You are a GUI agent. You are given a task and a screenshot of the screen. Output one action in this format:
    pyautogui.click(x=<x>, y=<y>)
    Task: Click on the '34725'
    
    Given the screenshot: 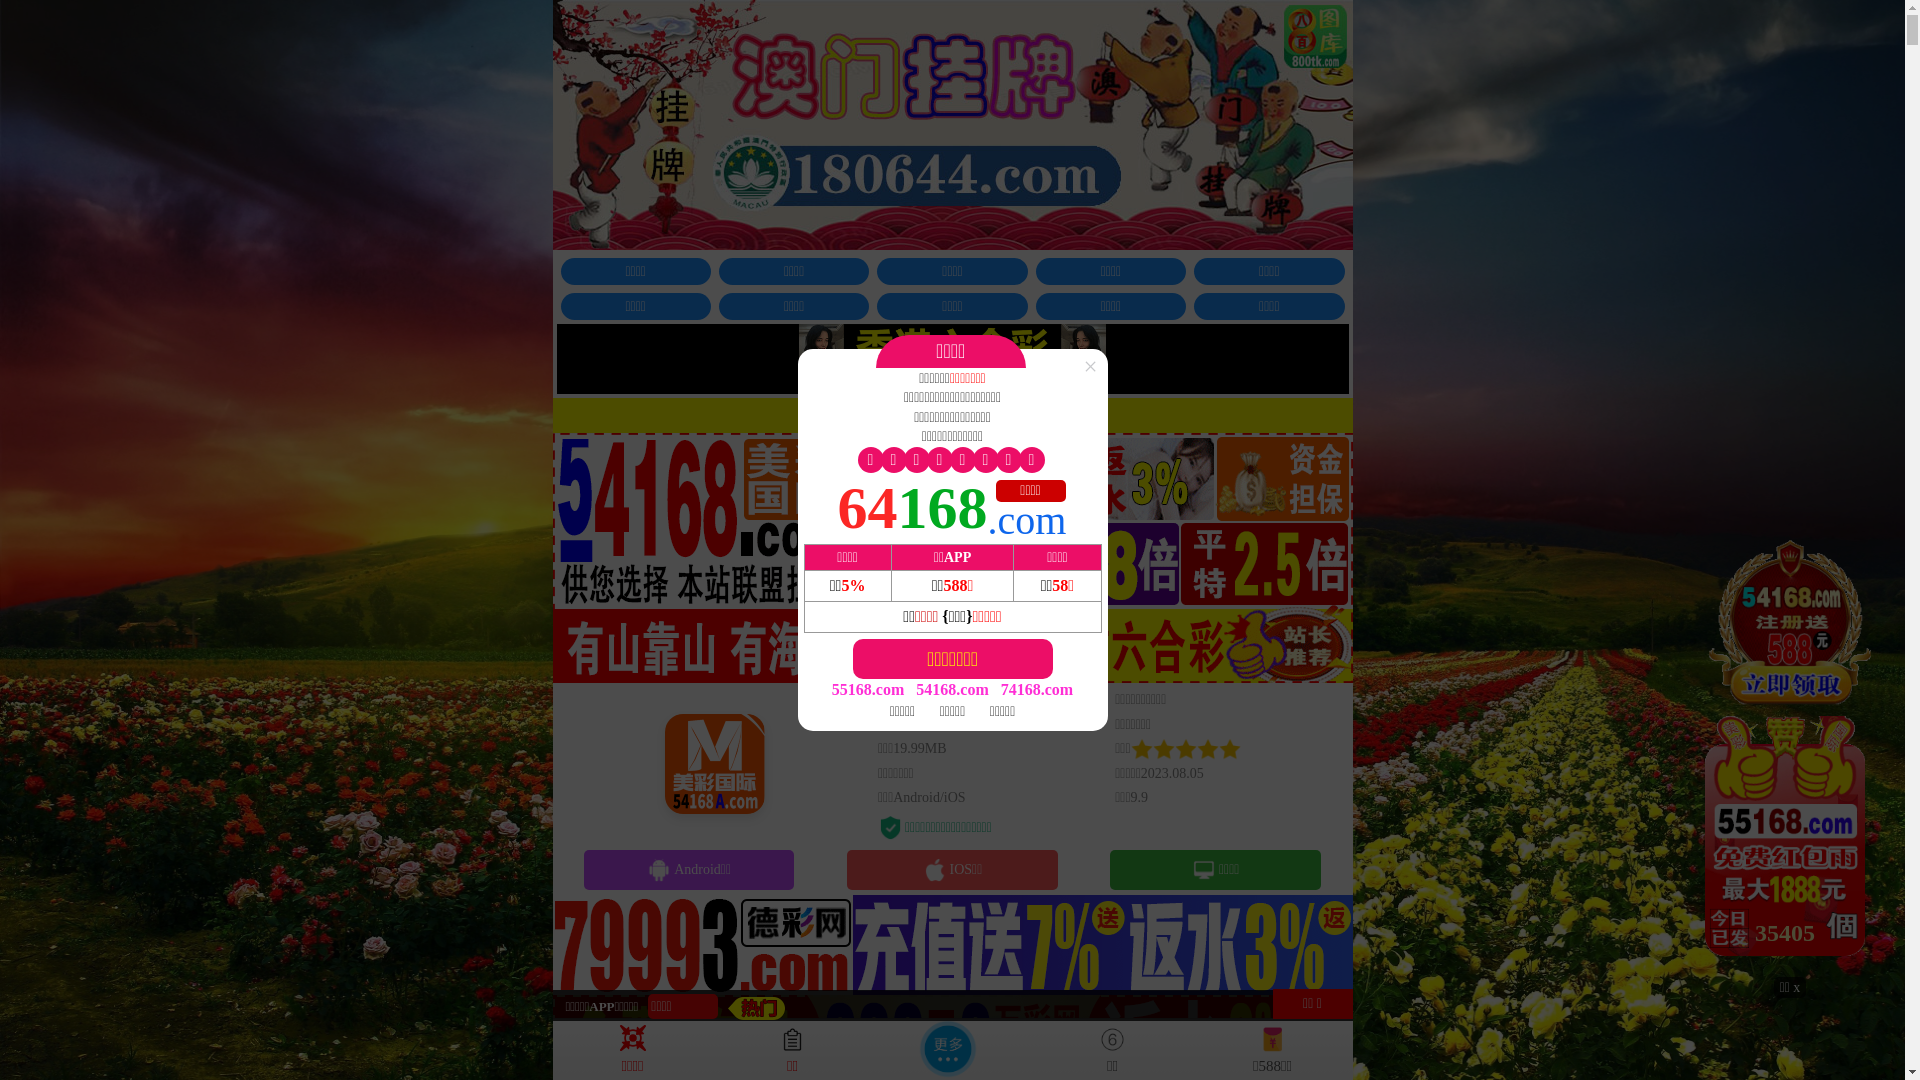 What is the action you would take?
    pyautogui.click(x=1790, y=755)
    